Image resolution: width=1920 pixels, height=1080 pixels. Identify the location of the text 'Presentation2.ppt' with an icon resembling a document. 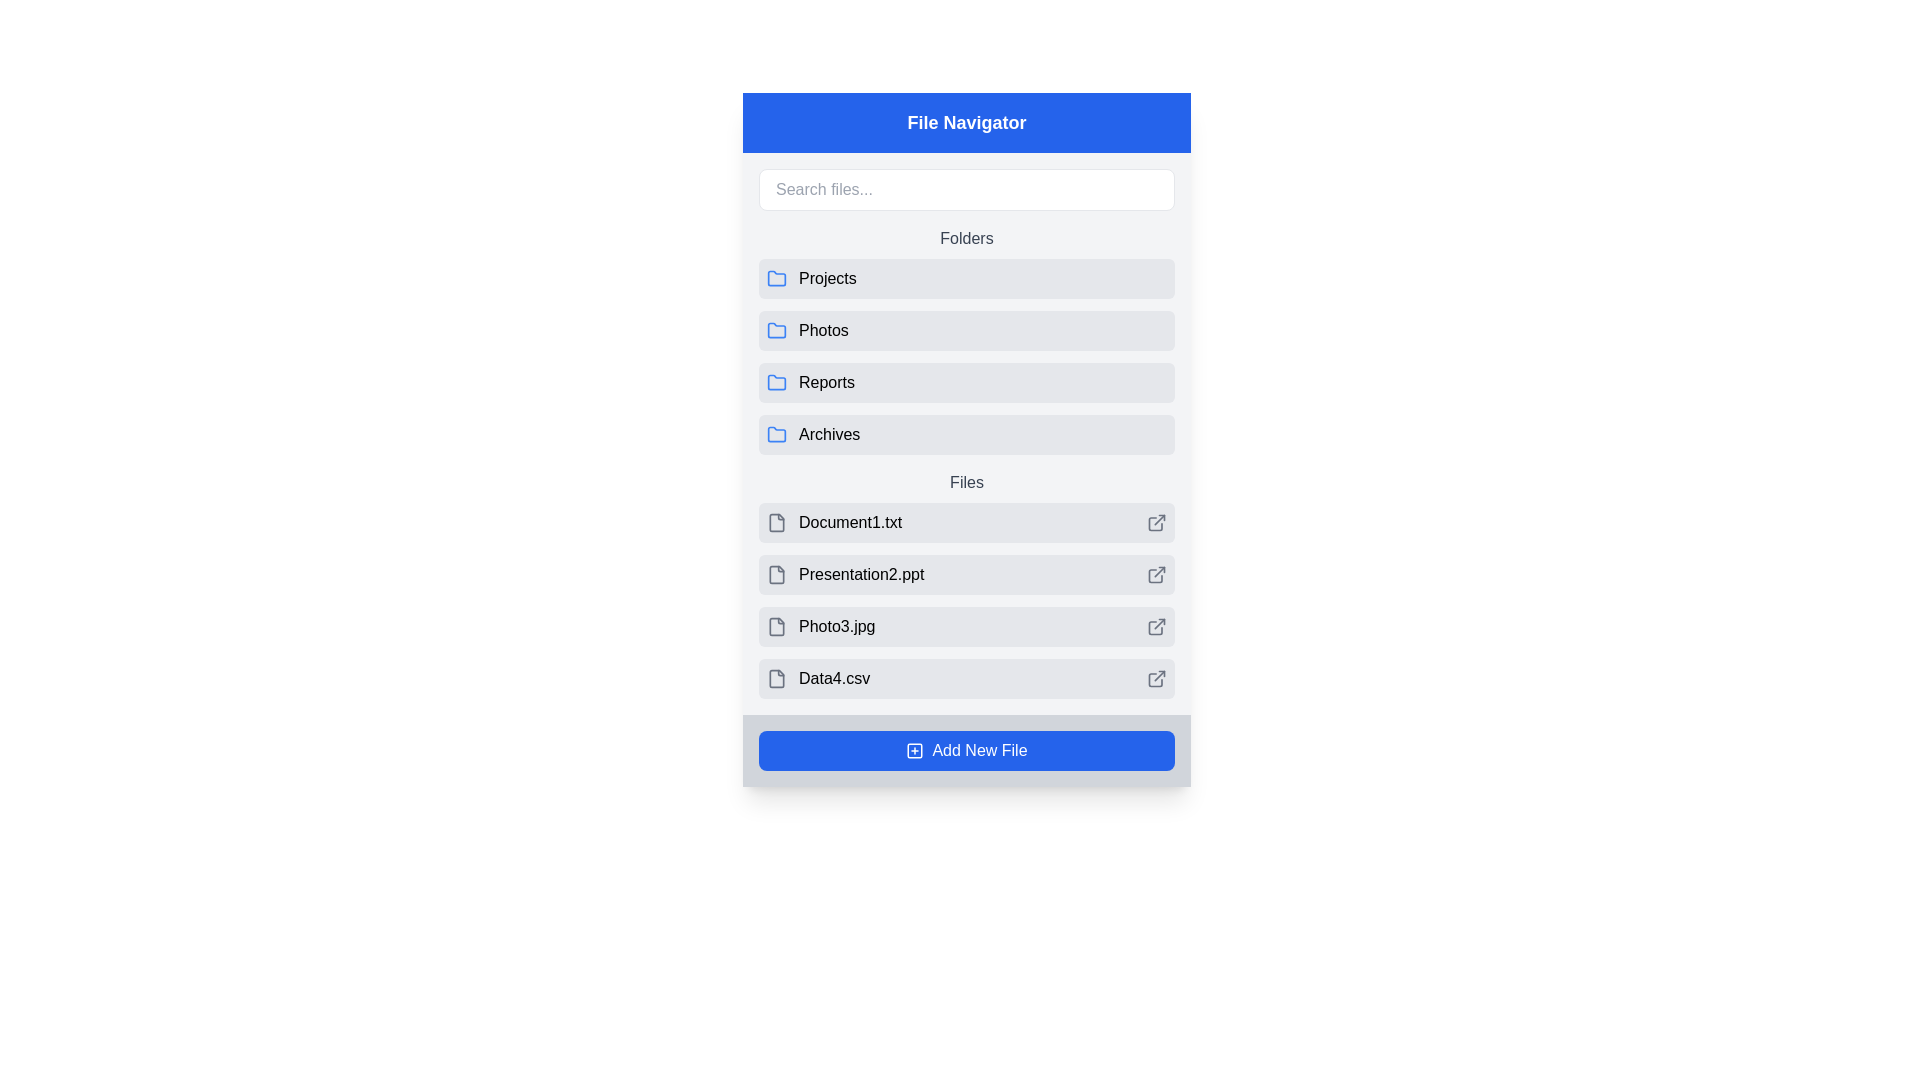
(845, 574).